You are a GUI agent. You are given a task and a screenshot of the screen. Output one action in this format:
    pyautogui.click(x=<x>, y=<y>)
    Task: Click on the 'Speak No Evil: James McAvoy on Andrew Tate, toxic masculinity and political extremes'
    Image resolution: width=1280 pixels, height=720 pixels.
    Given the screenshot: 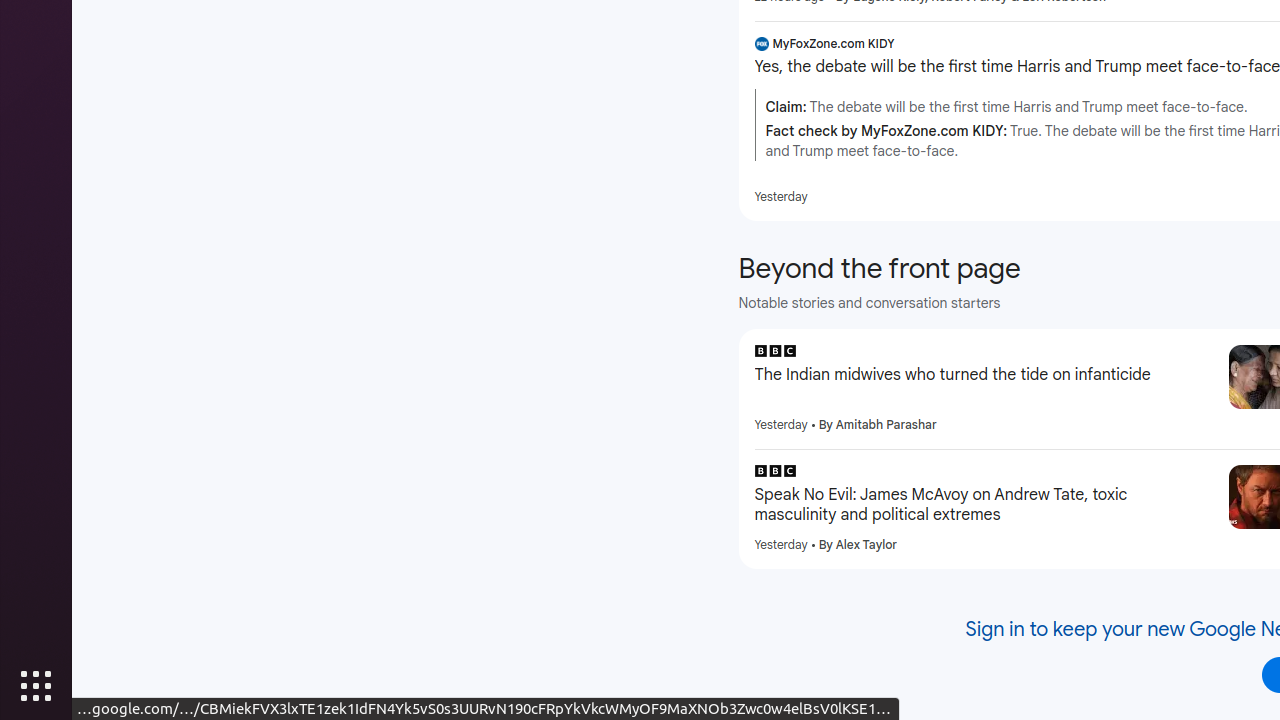 What is the action you would take?
    pyautogui.click(x=983, y=504)
    